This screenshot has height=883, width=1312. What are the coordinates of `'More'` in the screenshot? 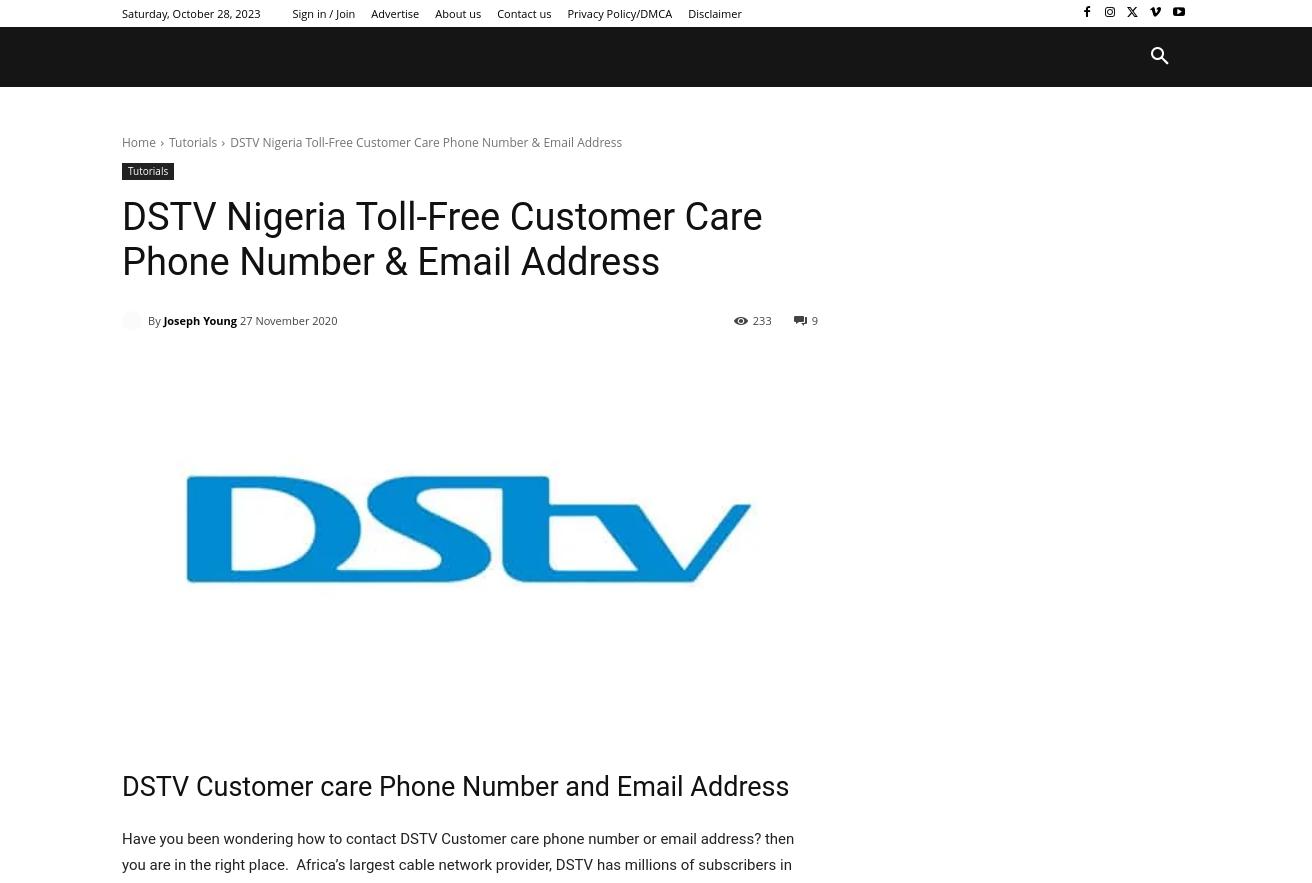 It's located at (1038, 54).